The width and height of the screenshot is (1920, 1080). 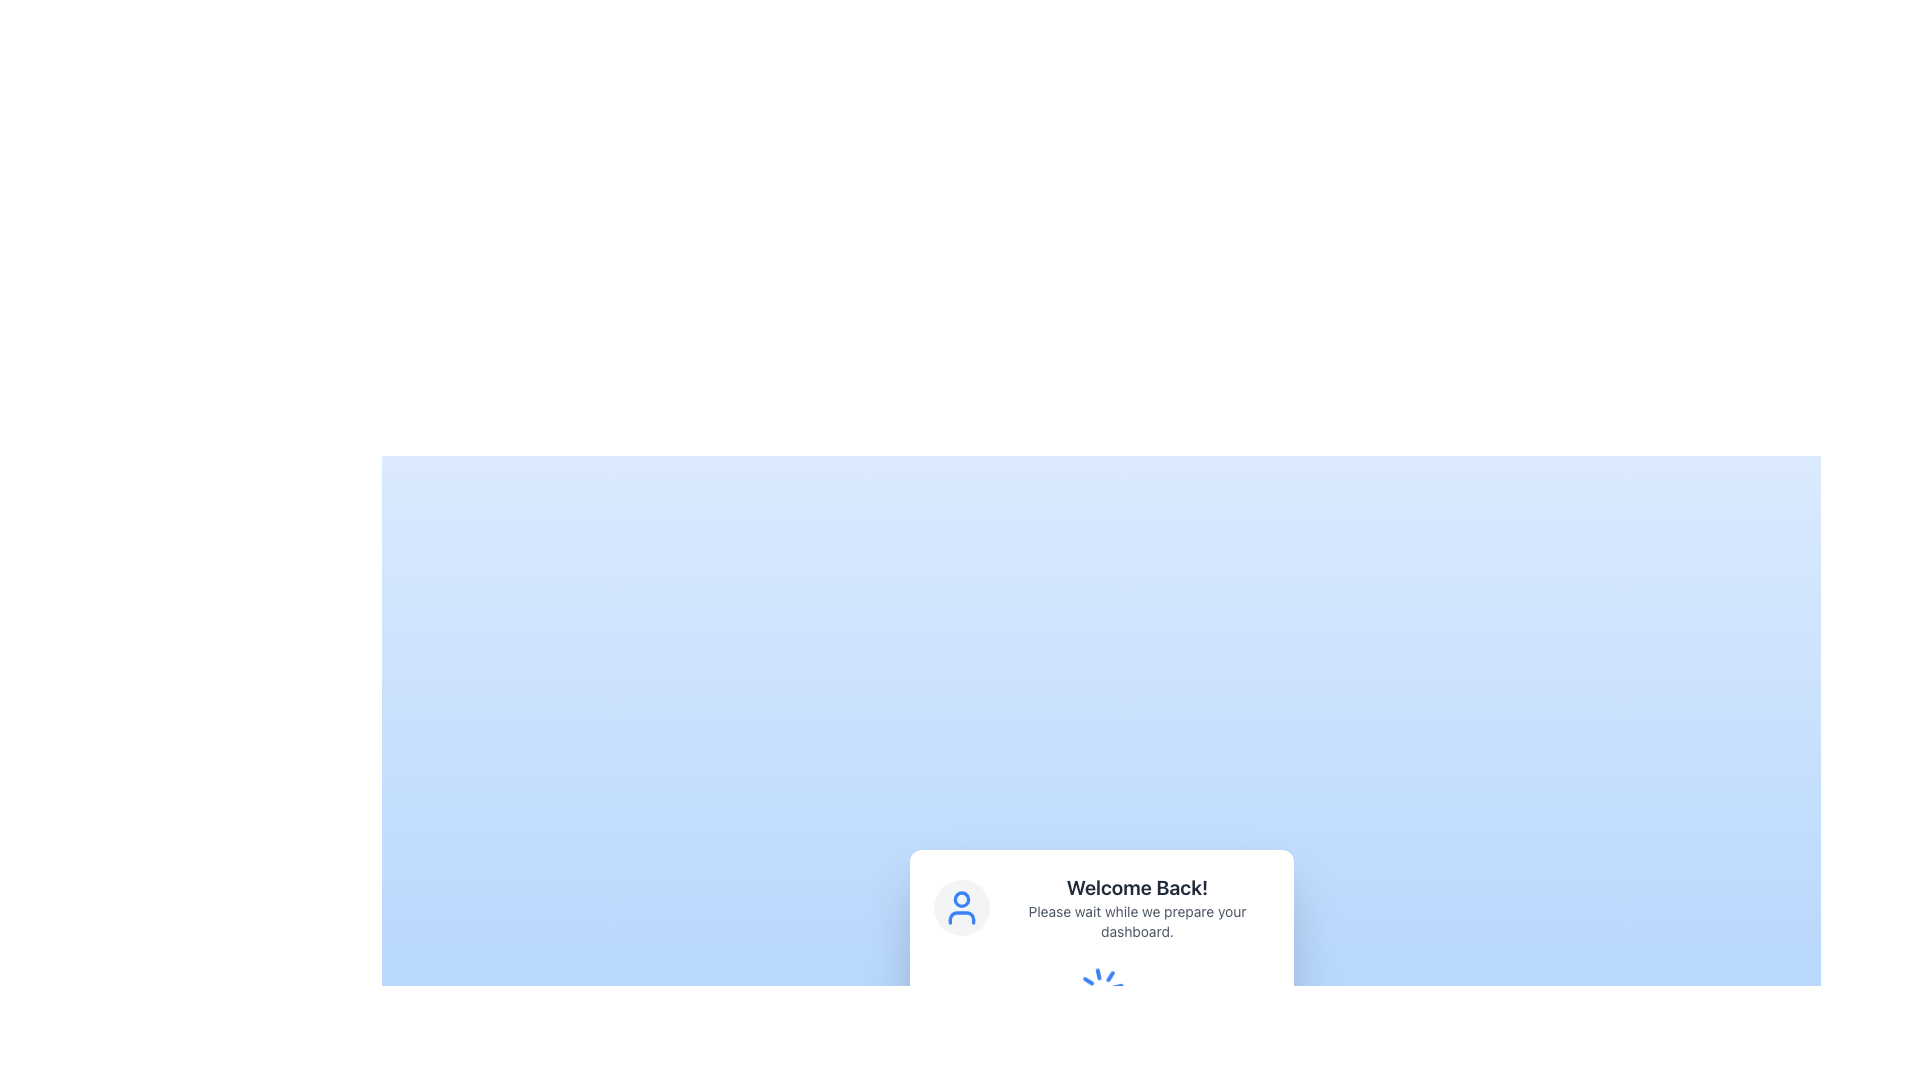 What do you see at coordinates (1137, 907) in the screenshot?
I see `the text display element that shows 'Welcome Back!' and 'Please wait while we prepare your dashboard.'` at bounding box center [1137, 907].